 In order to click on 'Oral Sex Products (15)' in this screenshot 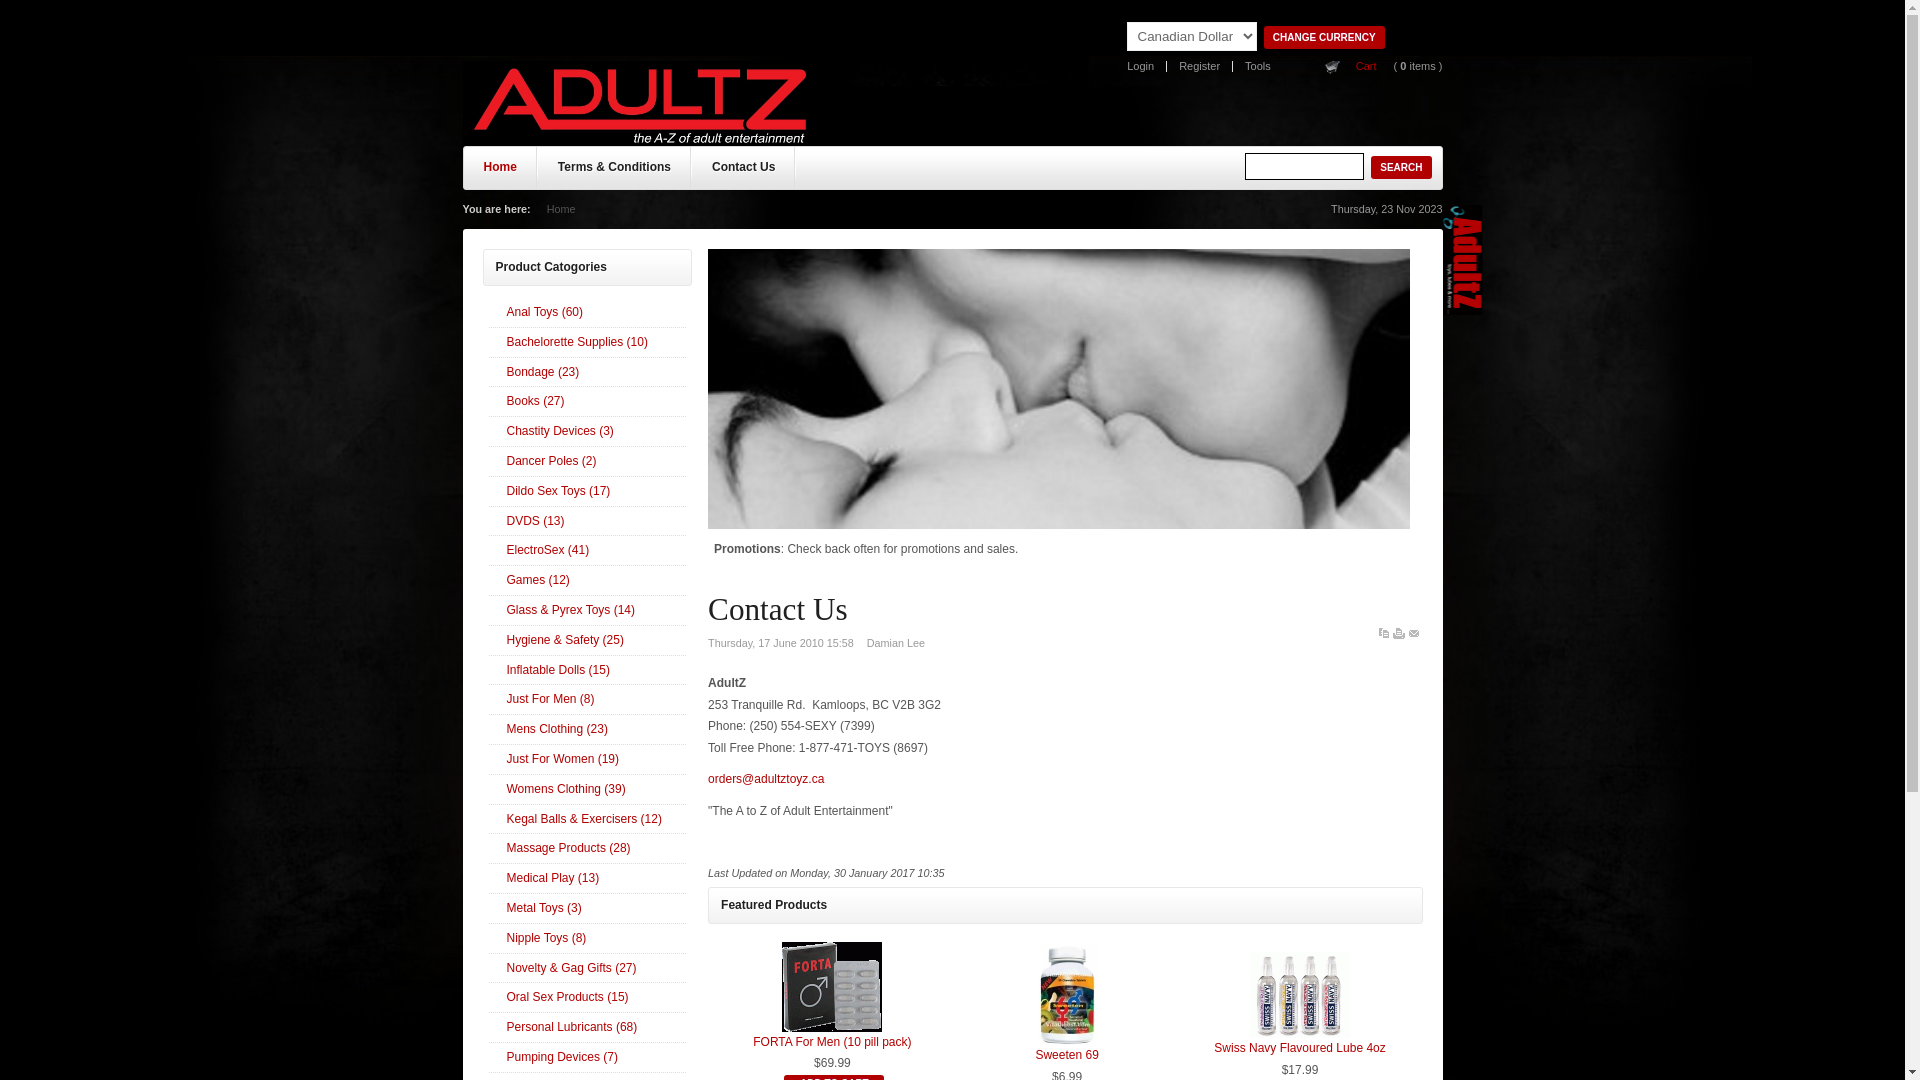, I will do `click(585, 998)`.